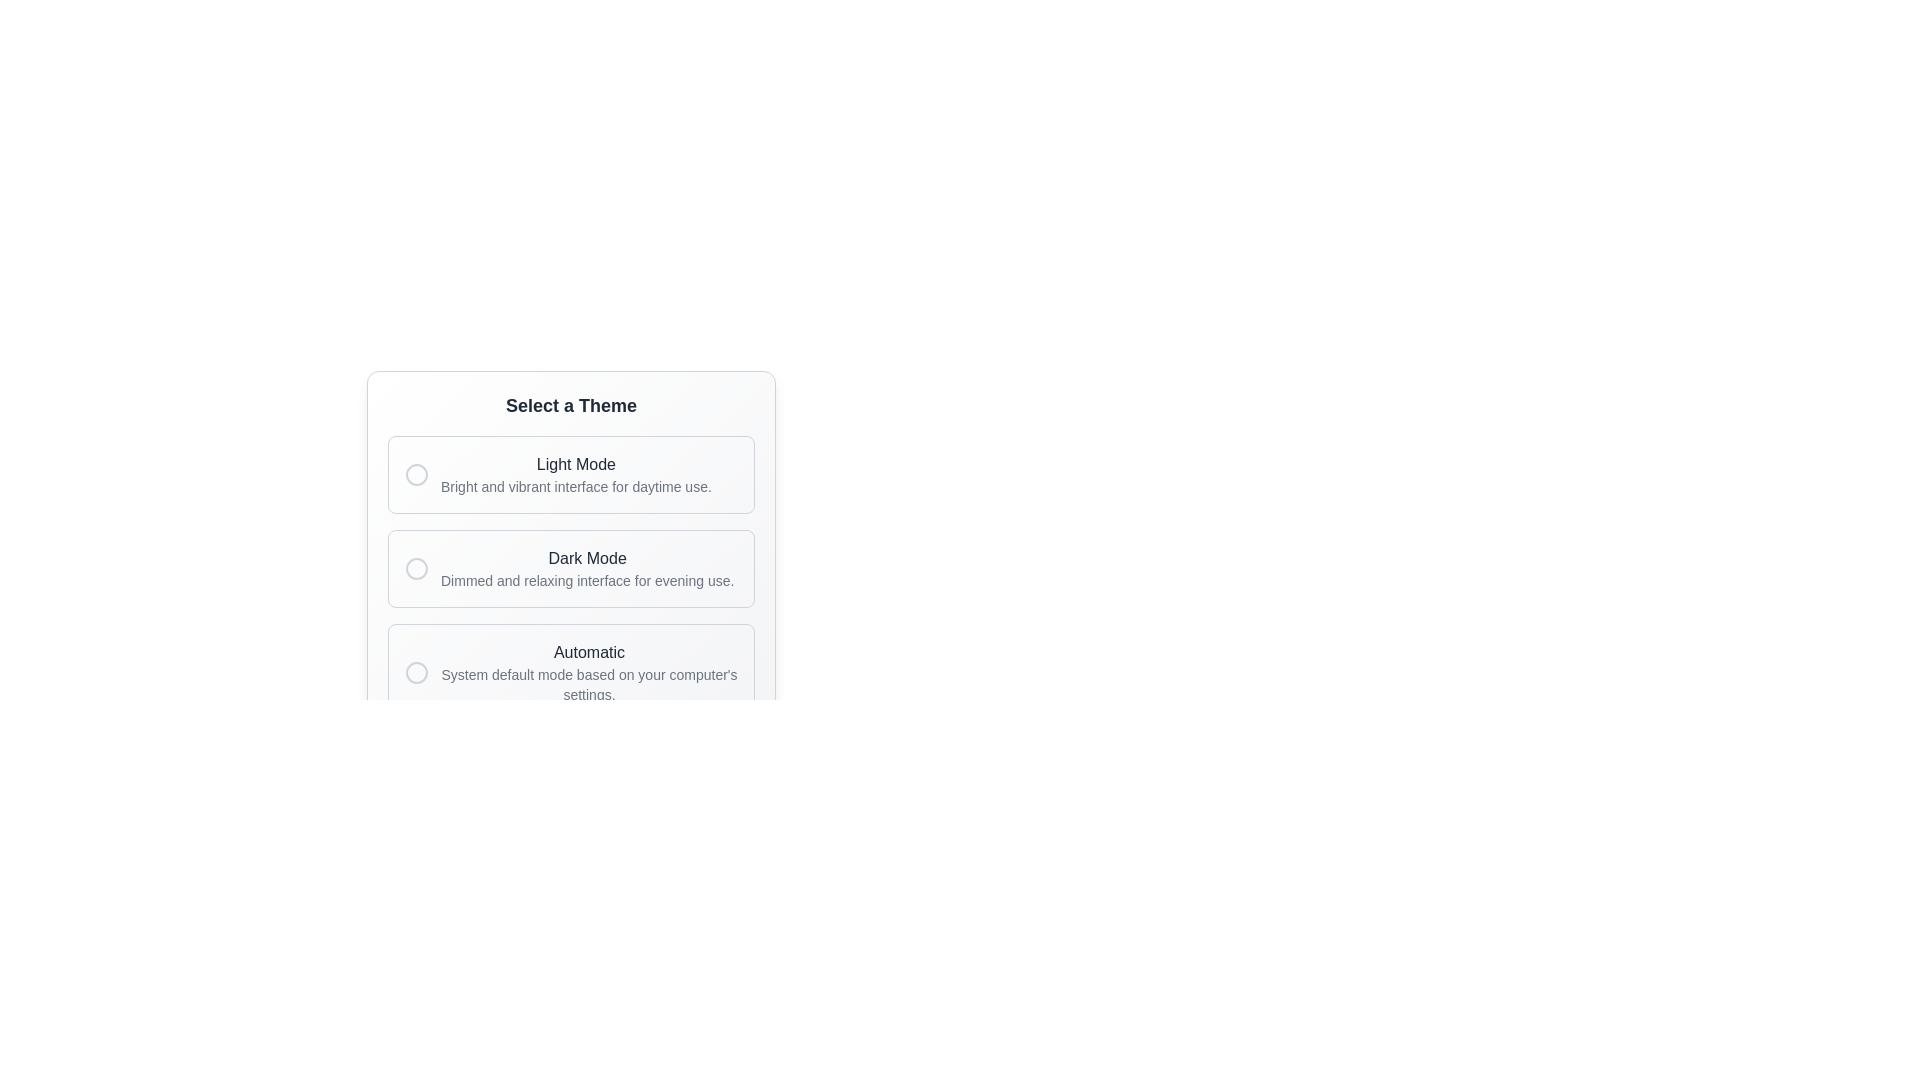  What do you see at coordinates (575, 486) in the screenshot?
I see `the explanatory Text Label for the 'Light Mode' option, which provides additional context about this choice located centrally beneath the title 'Light Mode'` at bounding box center [575, 486].